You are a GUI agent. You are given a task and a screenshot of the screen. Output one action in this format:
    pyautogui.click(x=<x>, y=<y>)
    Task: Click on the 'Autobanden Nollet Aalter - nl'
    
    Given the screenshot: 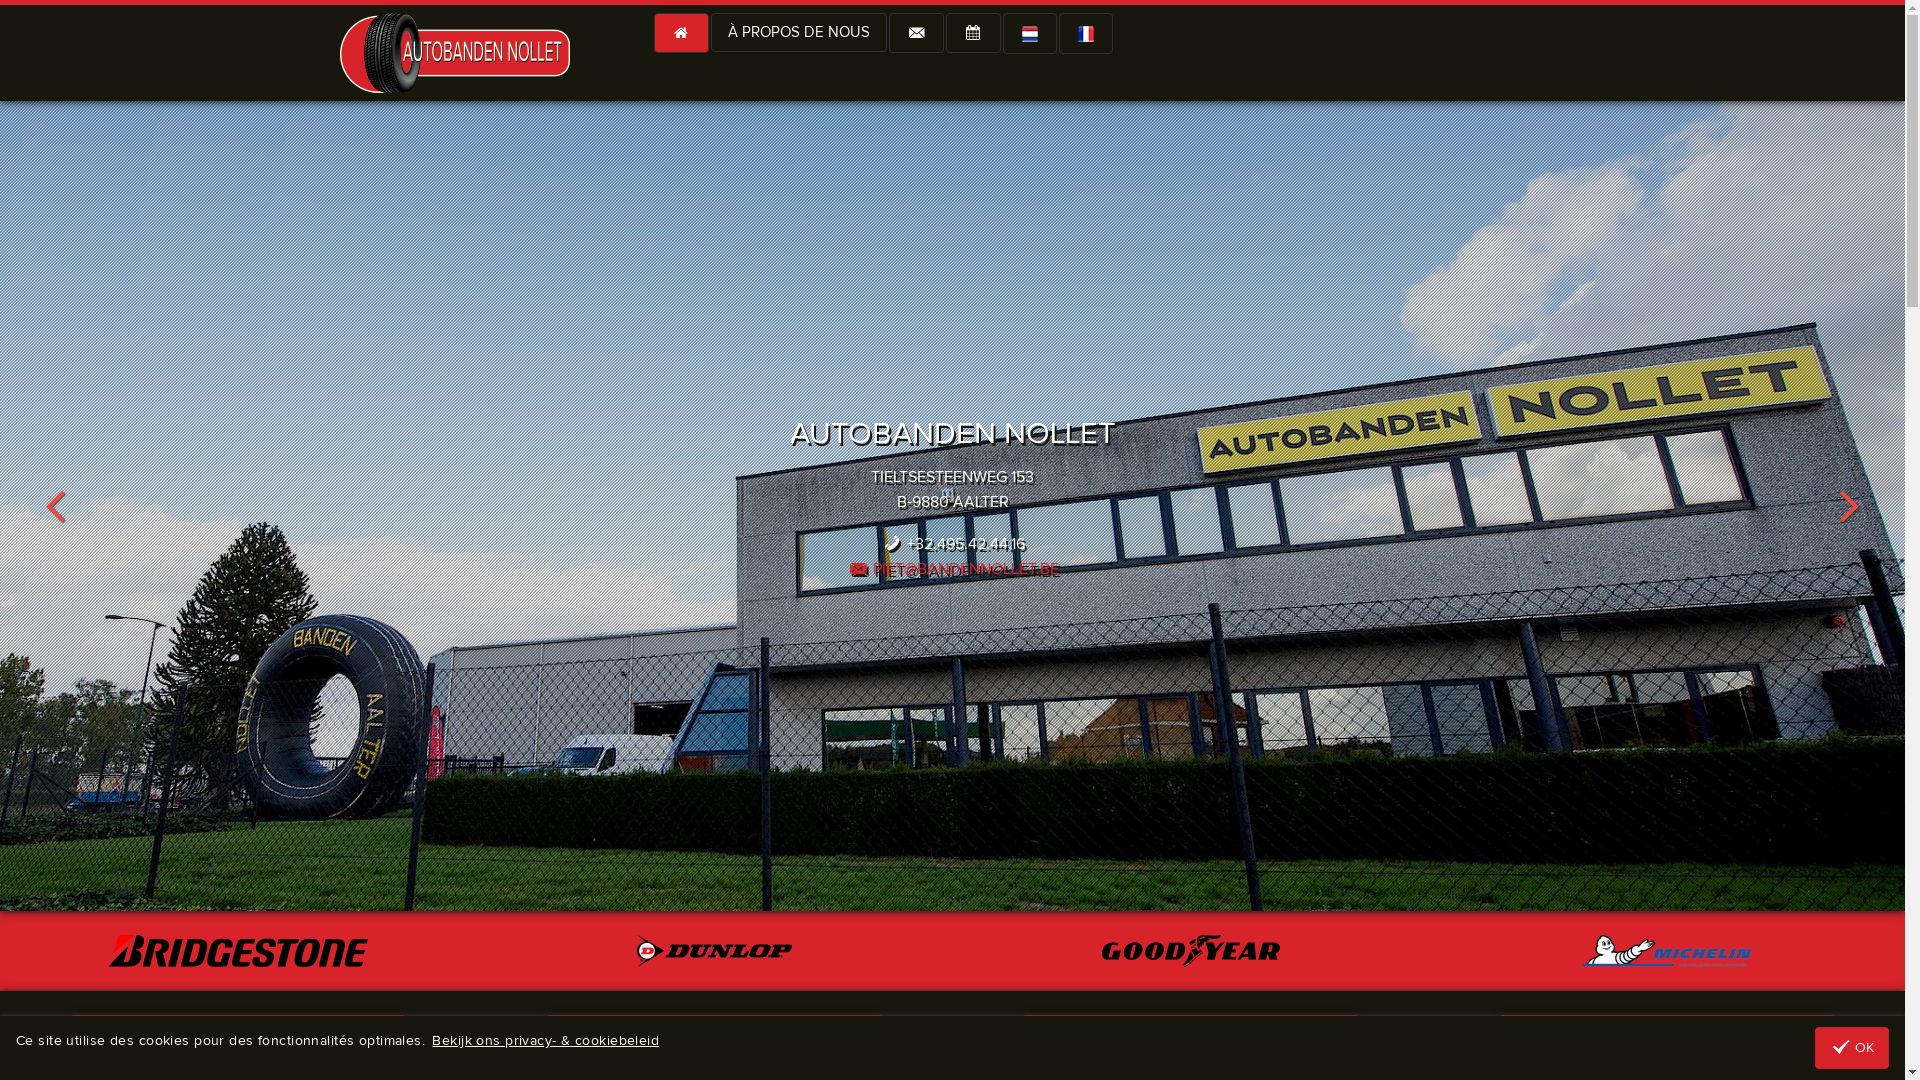 What is the action you would take?
    pyautogui.click(x=1028, y=33)
    